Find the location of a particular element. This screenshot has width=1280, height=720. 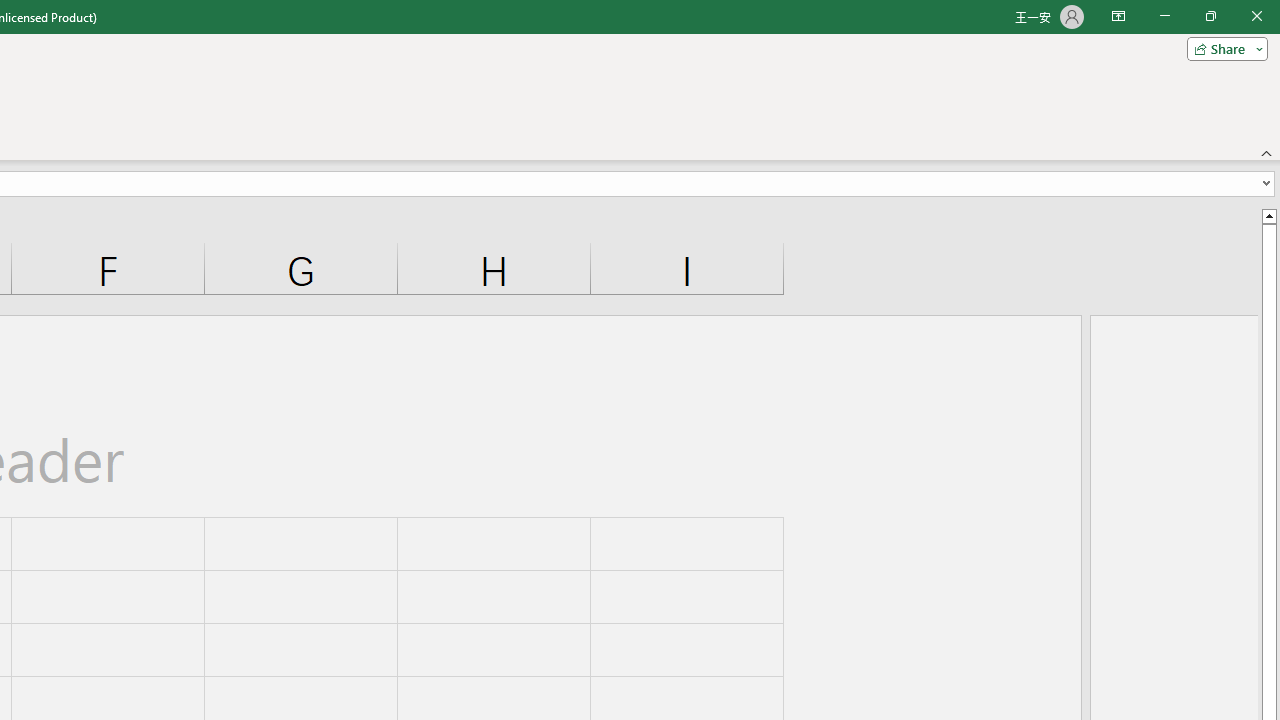

'Minimize' is located at coordinates (1164, 16).